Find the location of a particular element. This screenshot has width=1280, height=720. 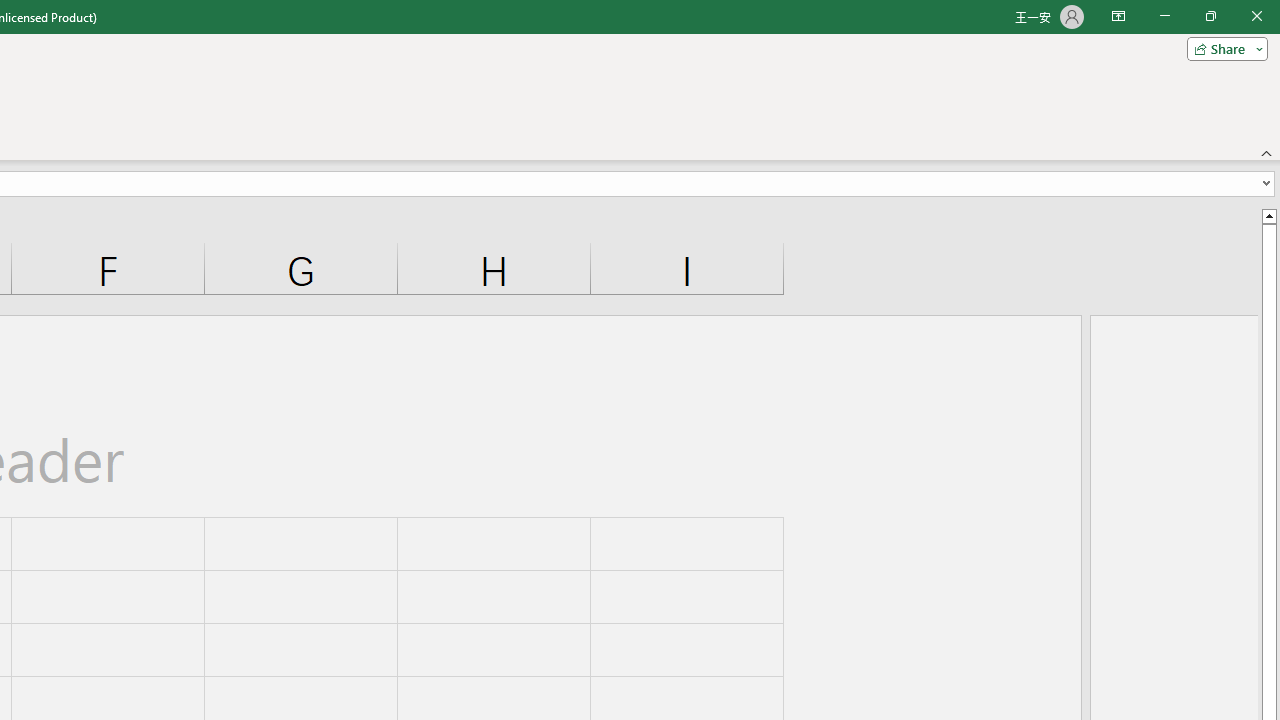

'Minimize' is located at coordinates (1164, 16).